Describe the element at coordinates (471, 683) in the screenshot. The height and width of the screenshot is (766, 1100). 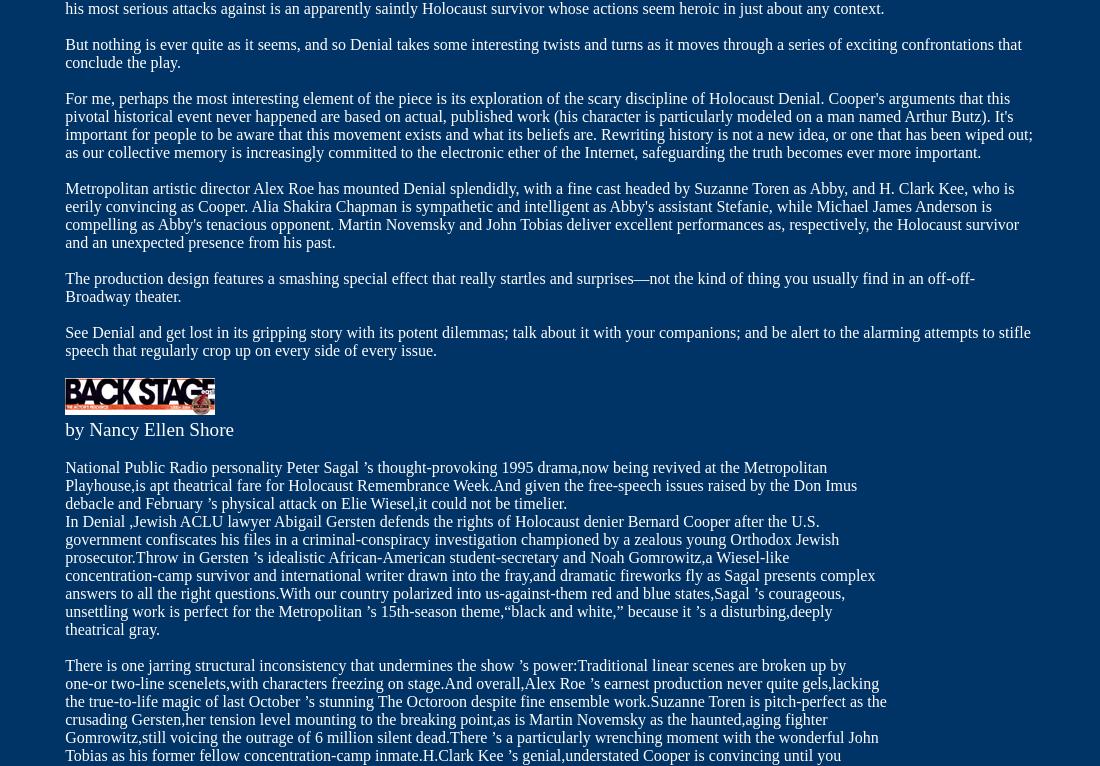
I see `'one-or
two-line
scenelets,with
characters
freezing
on stage.And overall,Alex
Roe ’s earnest production never quite gels,lacking'` at that location.